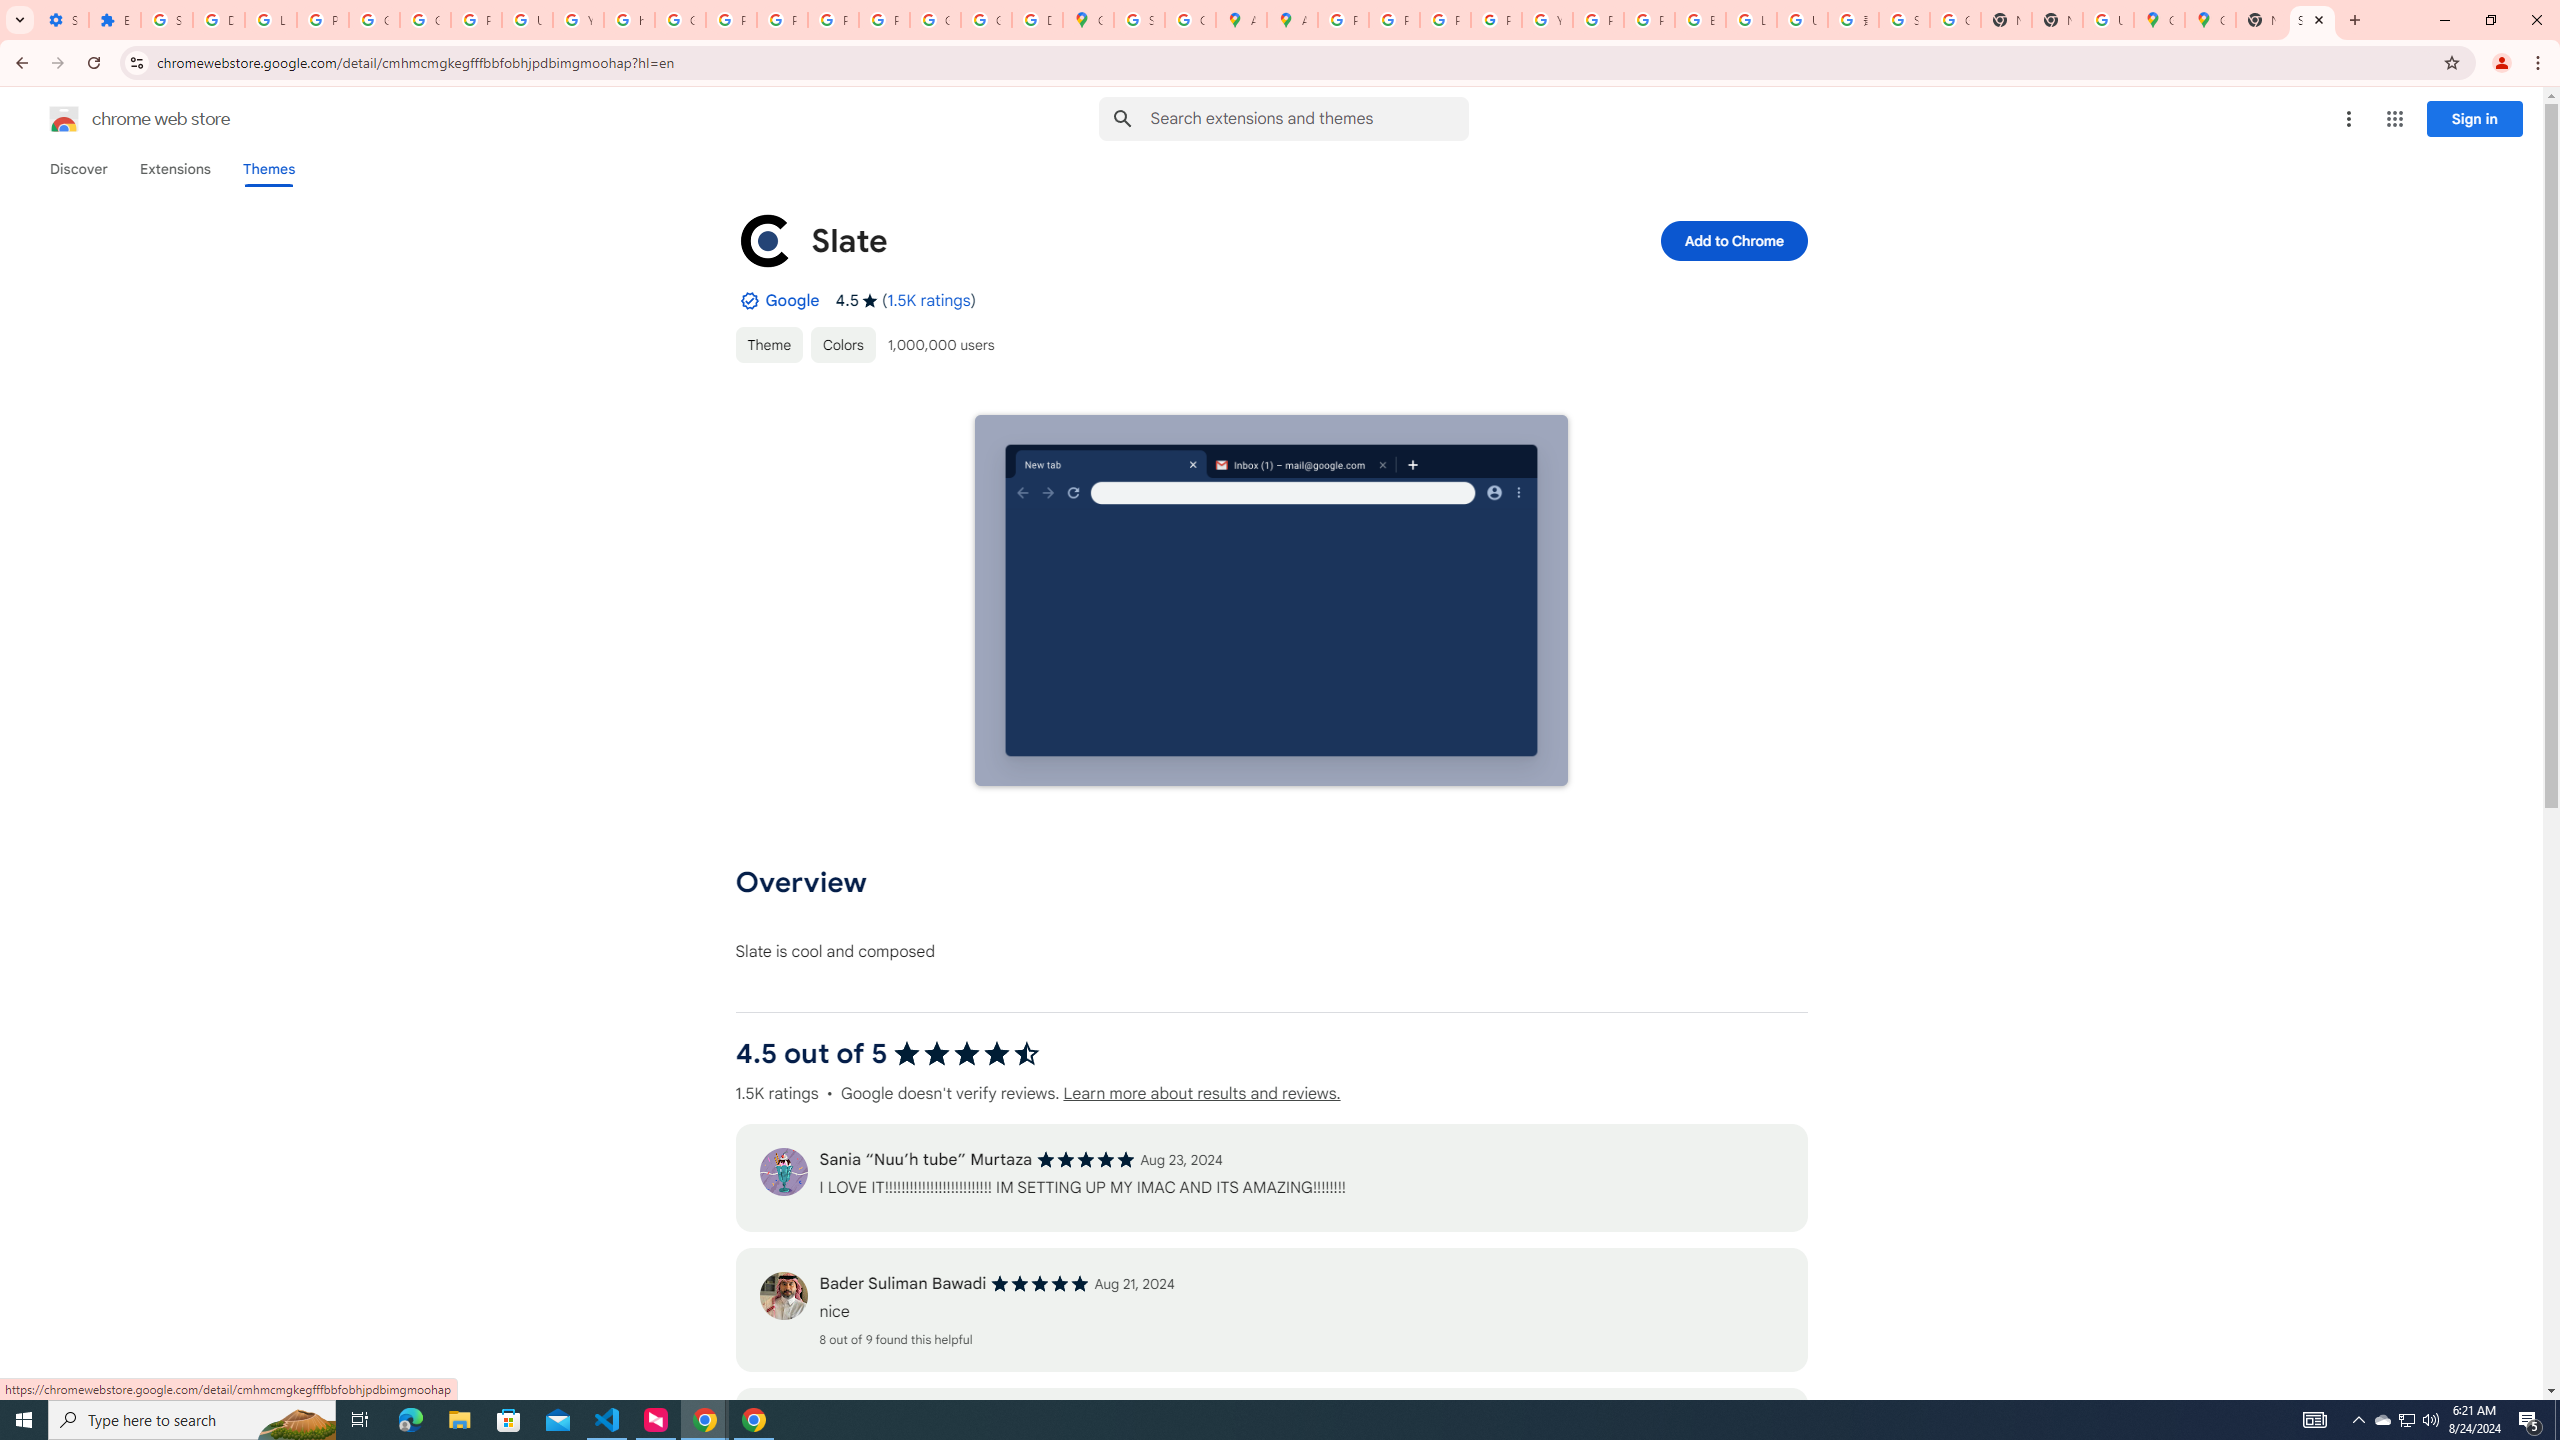 The width and height of the screenshot is (2560, 1440). What do you see at coordinates (1341, 19) in the screenshot?
I see `'Policy Accountability and Transparency - Transparency Center'` at bounding box center [1341, 19].